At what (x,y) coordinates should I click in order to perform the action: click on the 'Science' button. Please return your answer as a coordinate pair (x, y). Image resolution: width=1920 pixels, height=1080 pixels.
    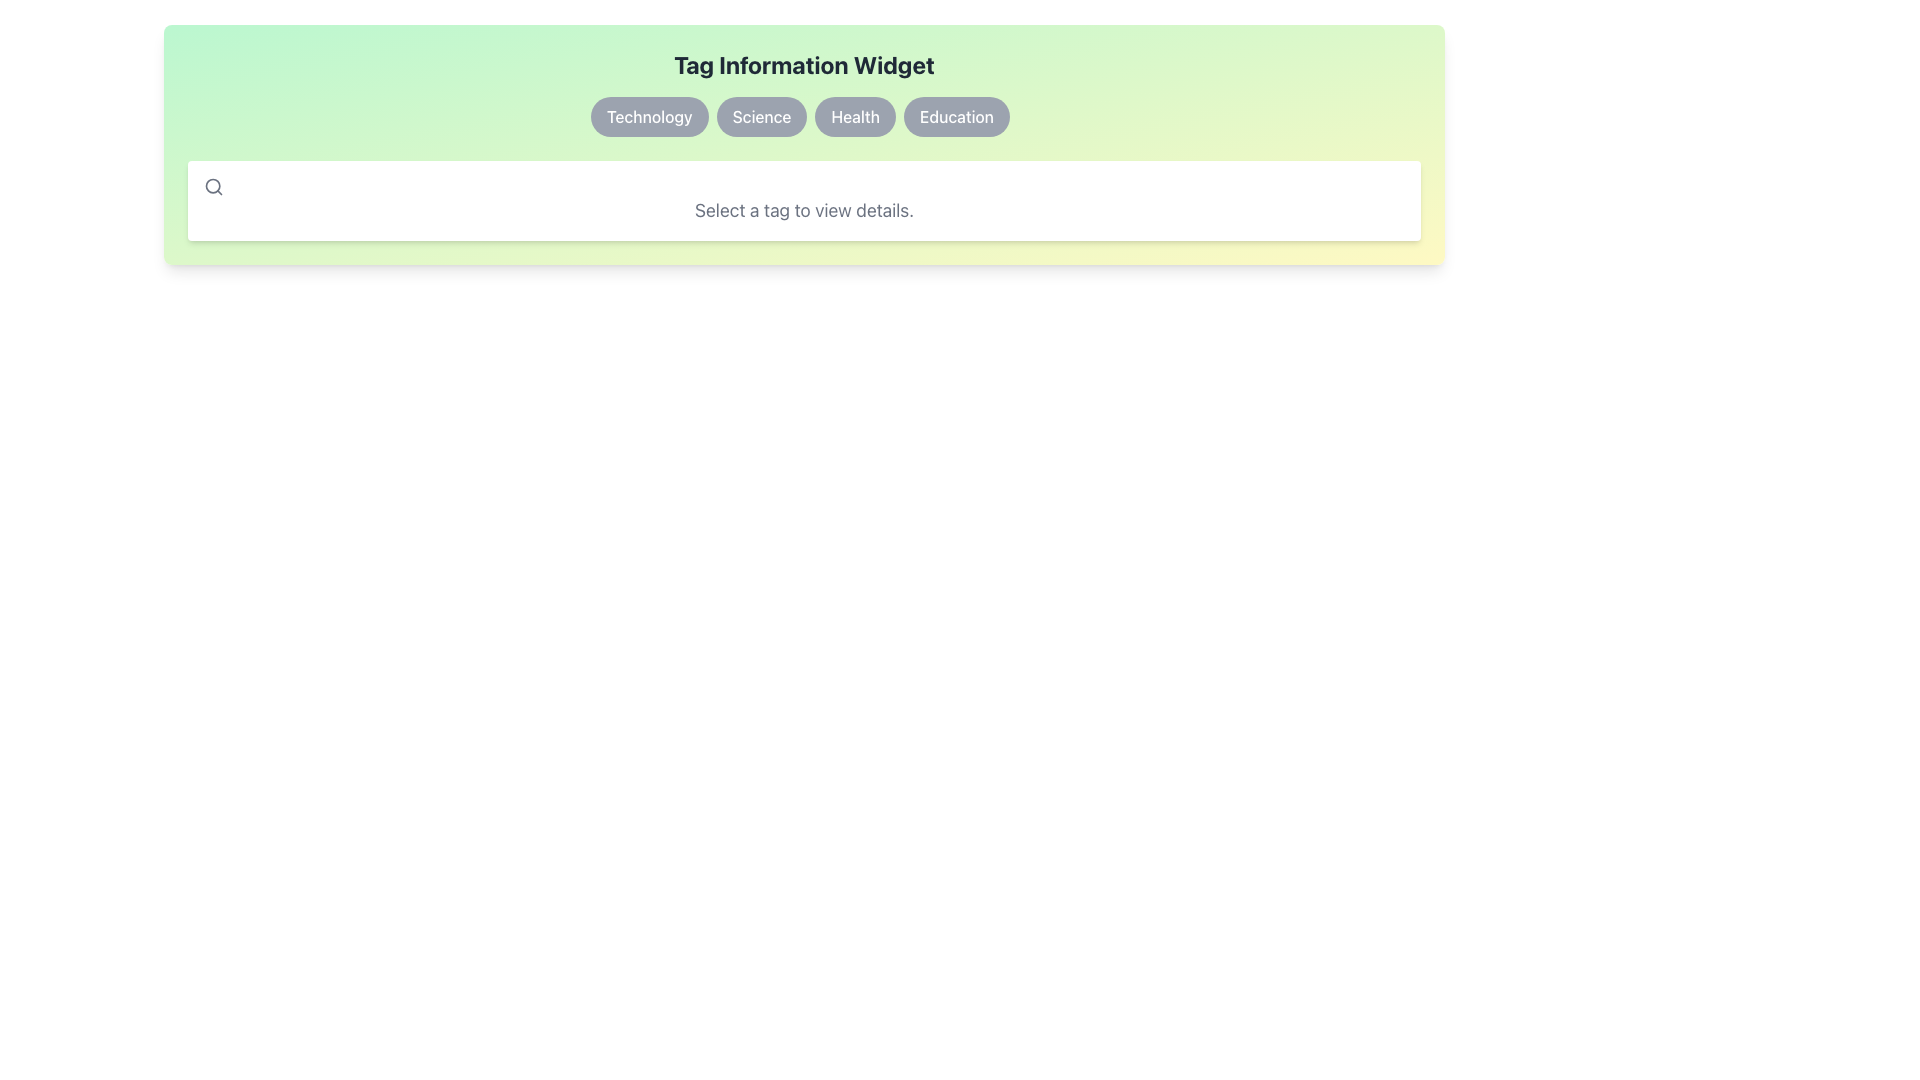
    Looking at the image, I should click on (761, 116).